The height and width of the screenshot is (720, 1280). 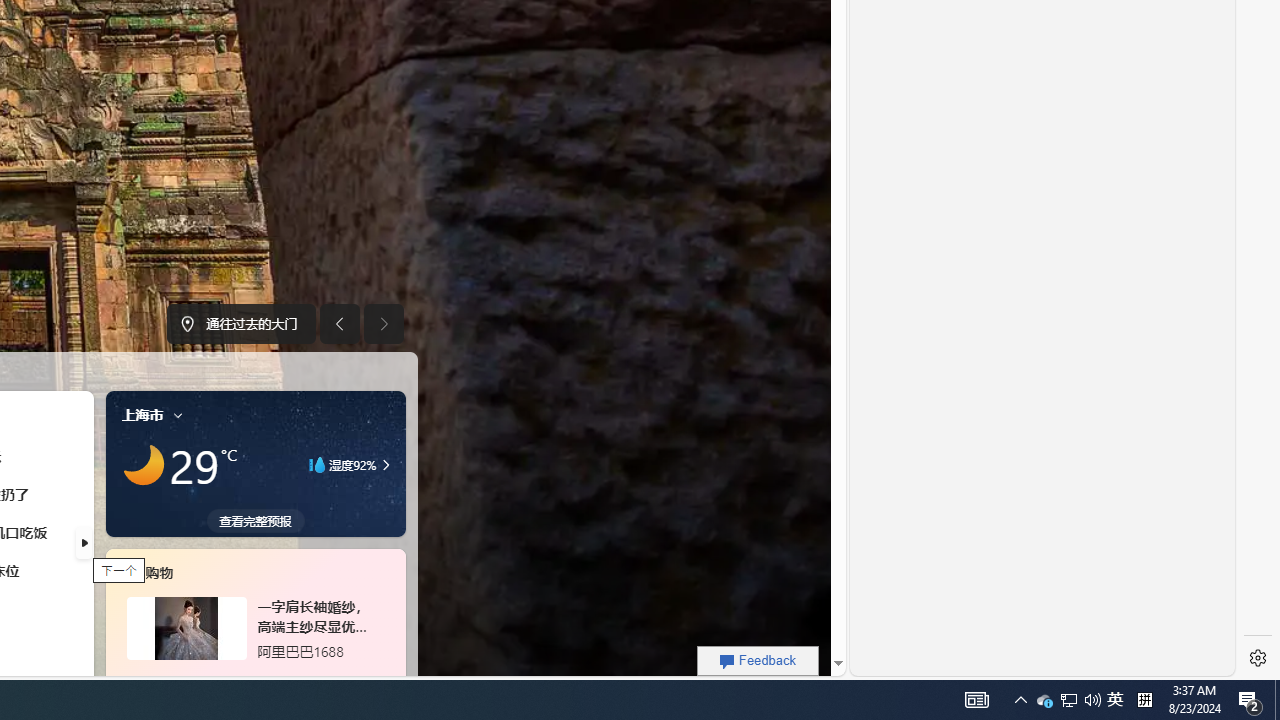 What do you see at coordinates (385, 465) in the screenshot?
I see `'Class: weather-arrow-glyph'` at bounding box center [385, 465].